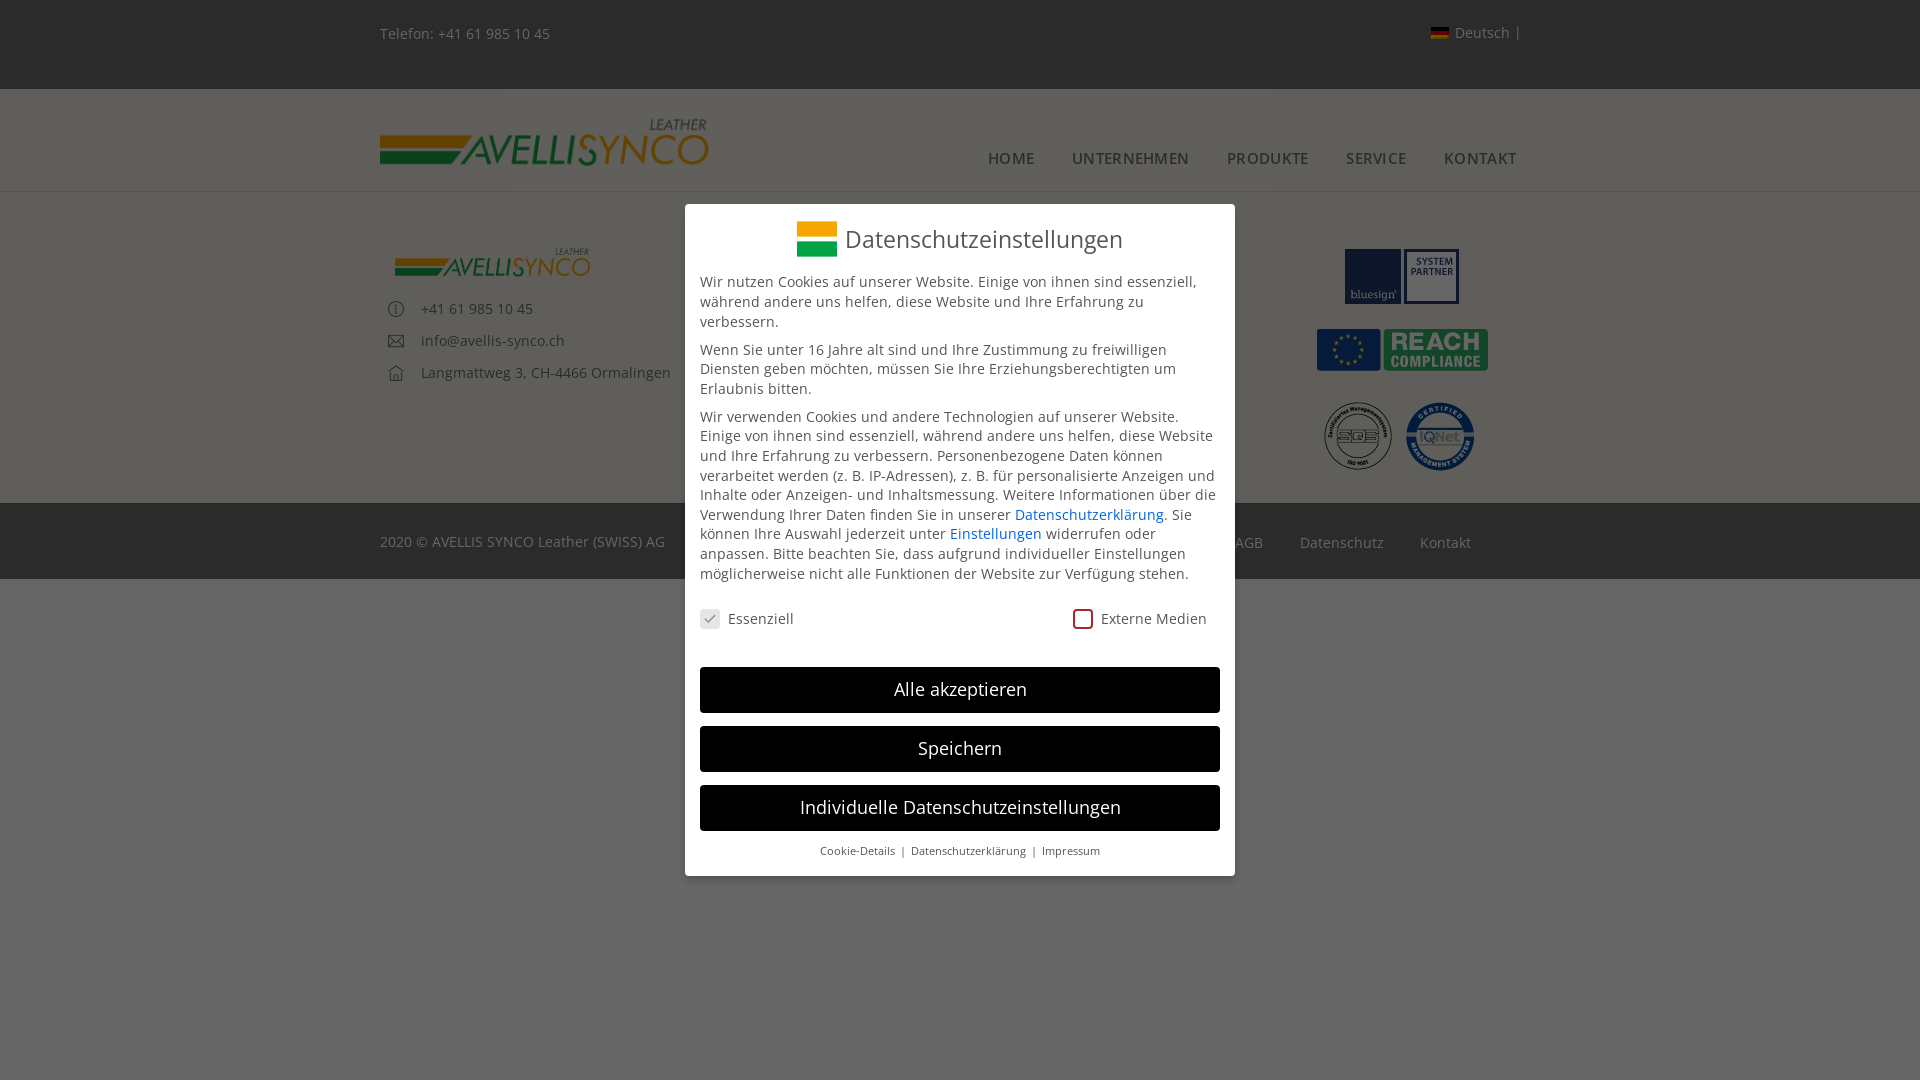  What do you see at coordinates (915, 389) in the screenshot?
I see `'Farbchemie Braun Gruppe'` at bounding box center [915, 389].